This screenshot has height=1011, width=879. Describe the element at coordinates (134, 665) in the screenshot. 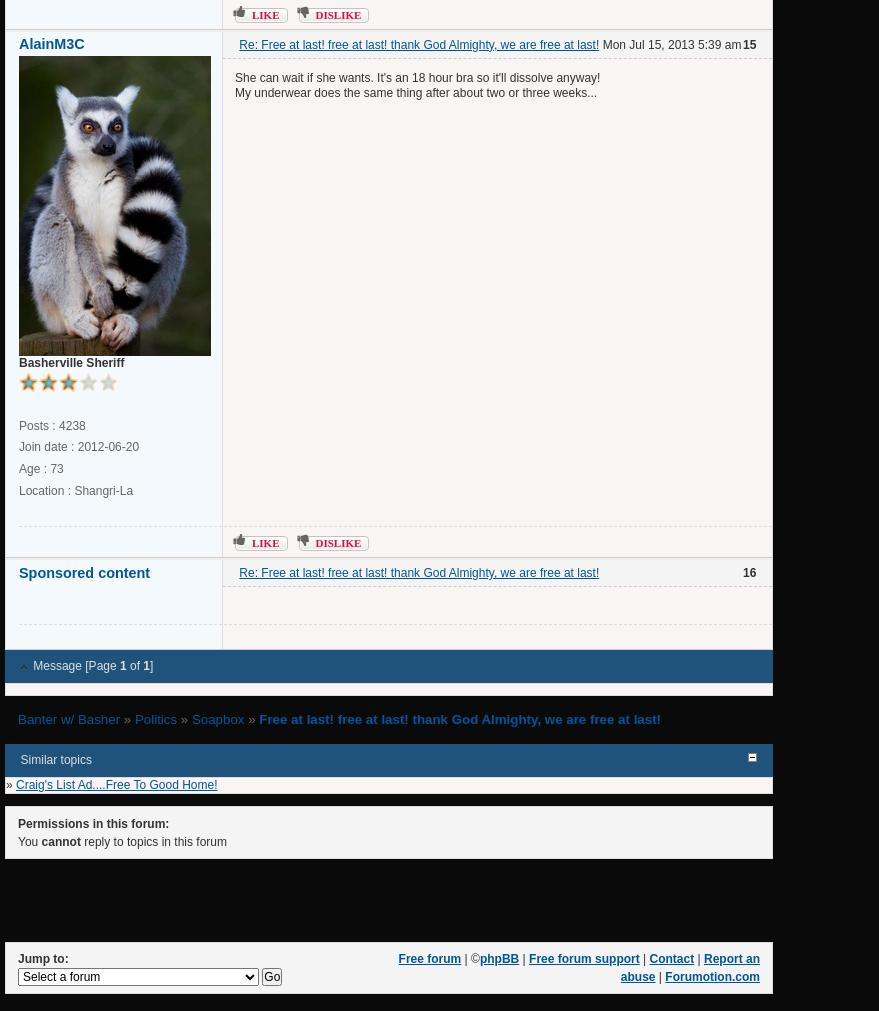

I see `'of'` at that location.